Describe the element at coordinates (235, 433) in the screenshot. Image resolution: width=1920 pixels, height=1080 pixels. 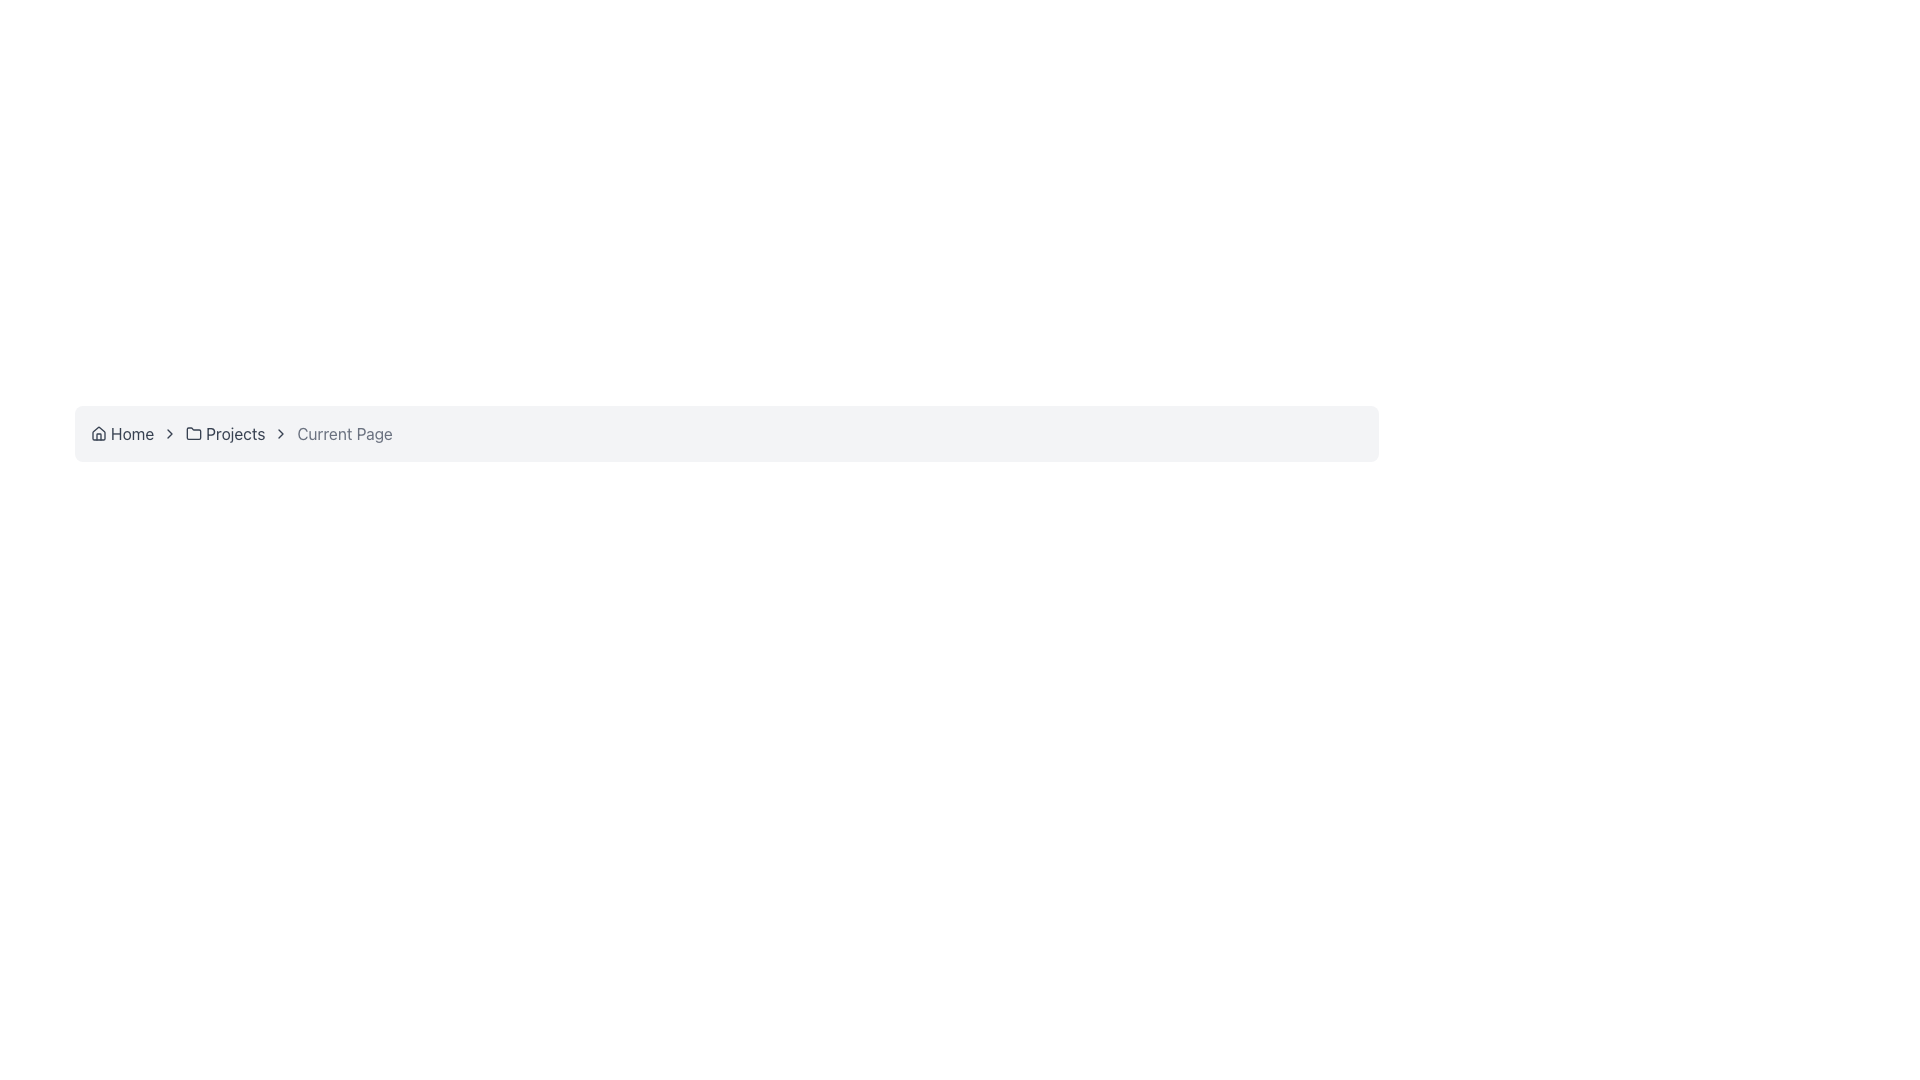
I see `the 'Projects' text link in the breadcrumb navigation` at that location.